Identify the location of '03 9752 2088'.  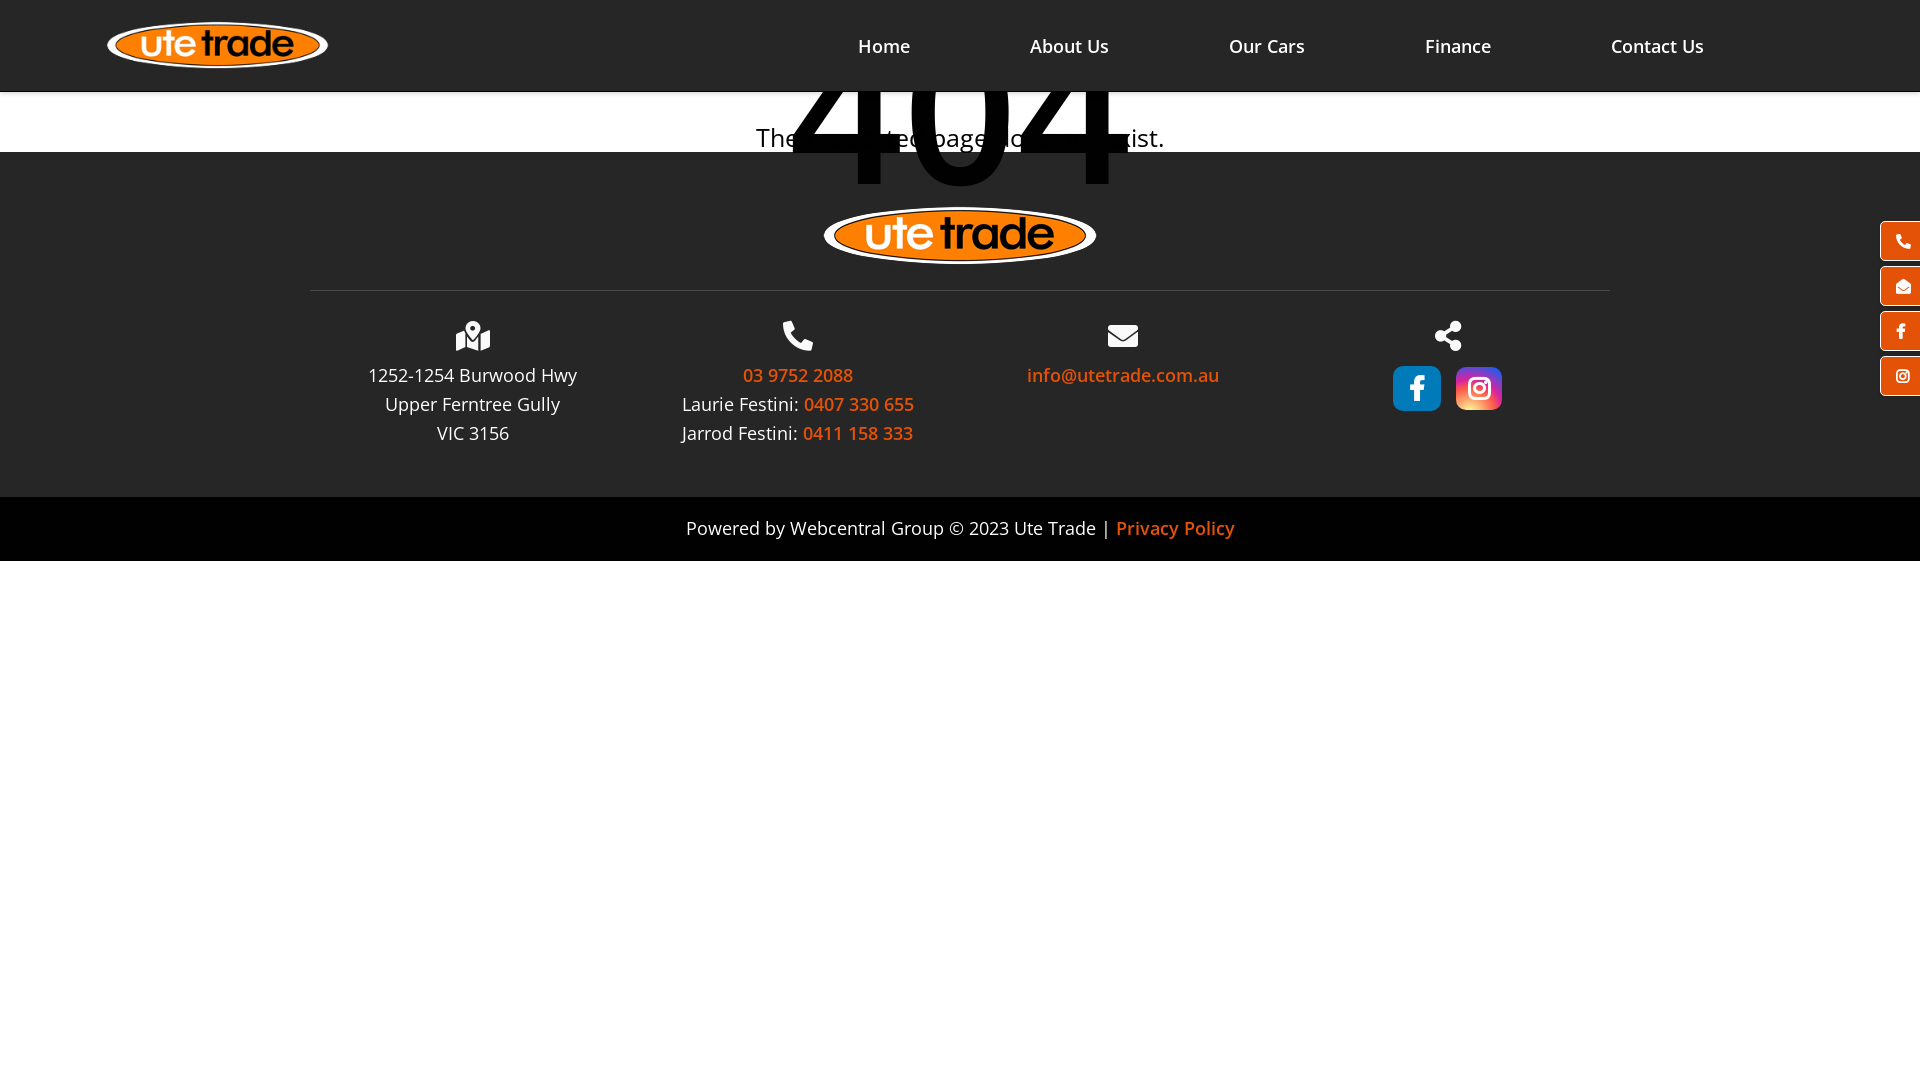
(795, 375).